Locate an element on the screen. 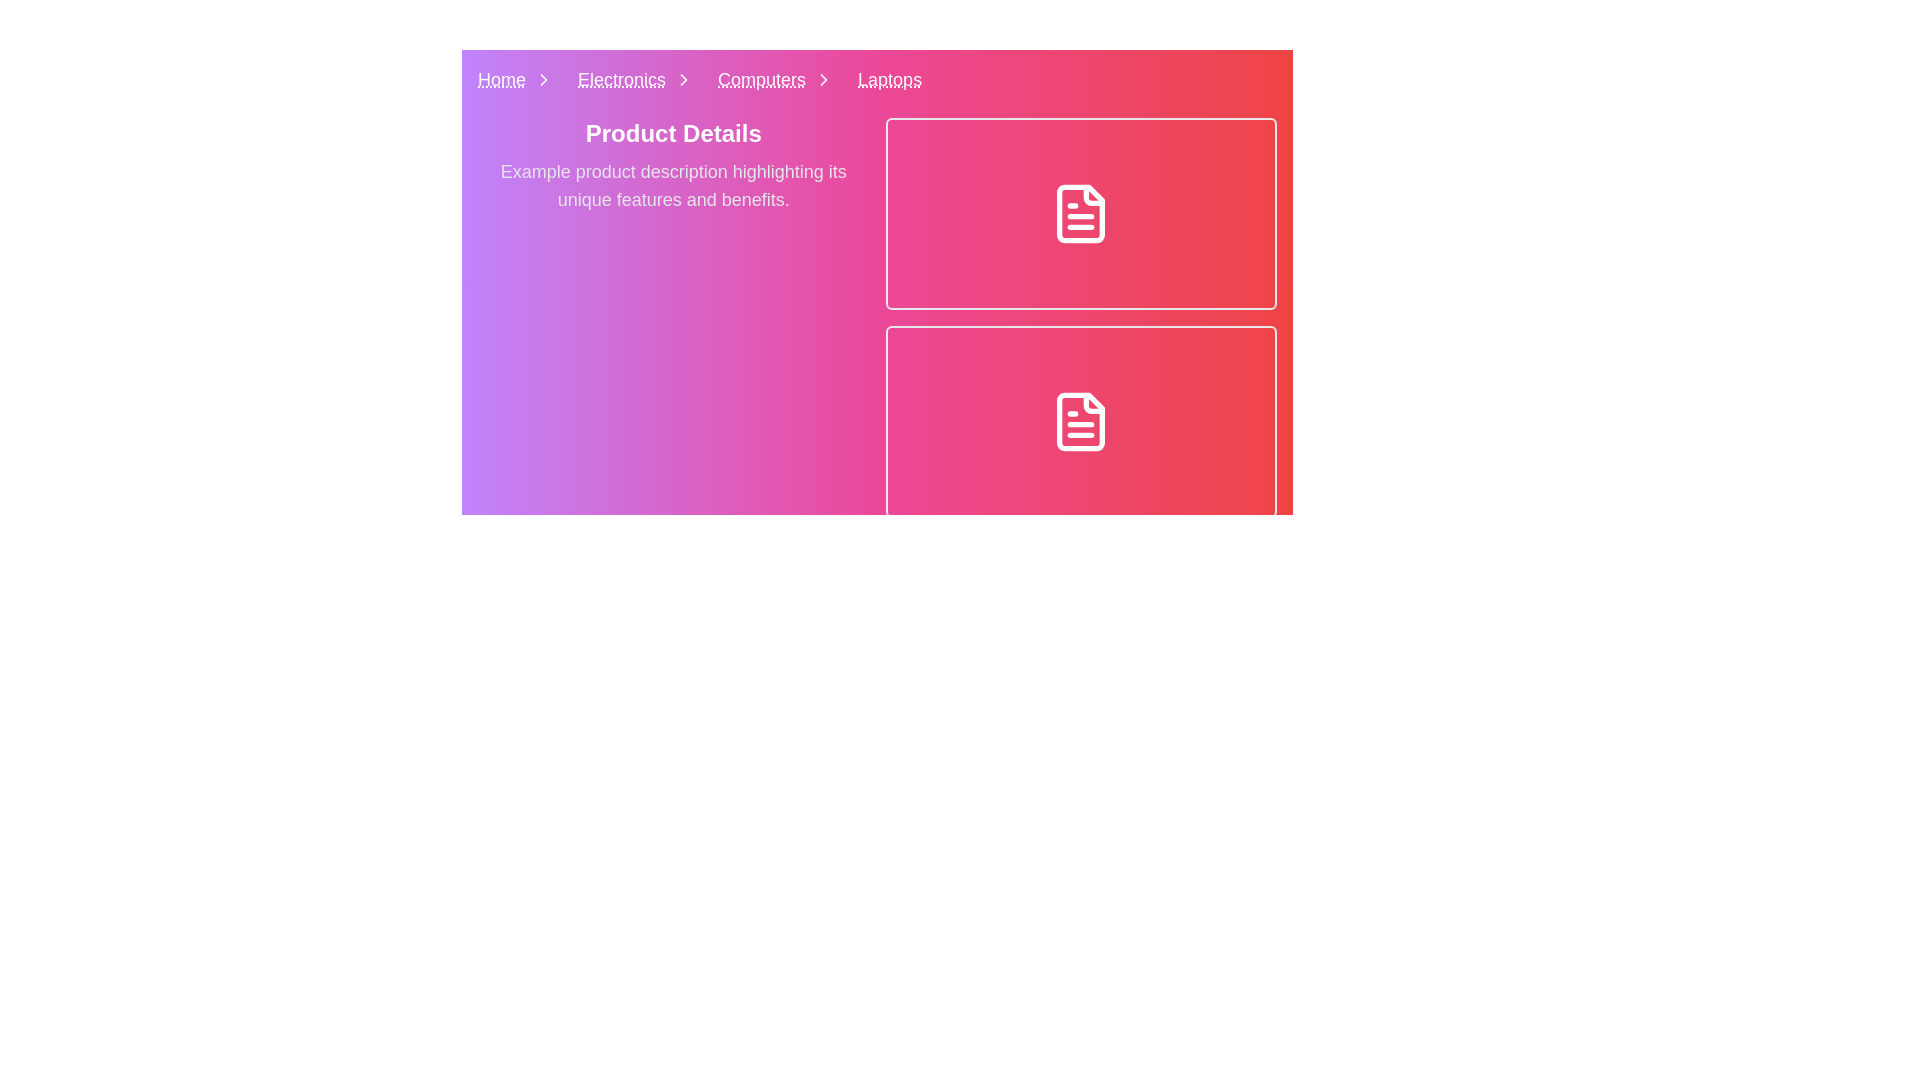 The width and height of the screenshot is (1920, 1080). the fourth breadcrumb link labeled 'Laptops' in the navigation bar is located at coordinates (889, 79).